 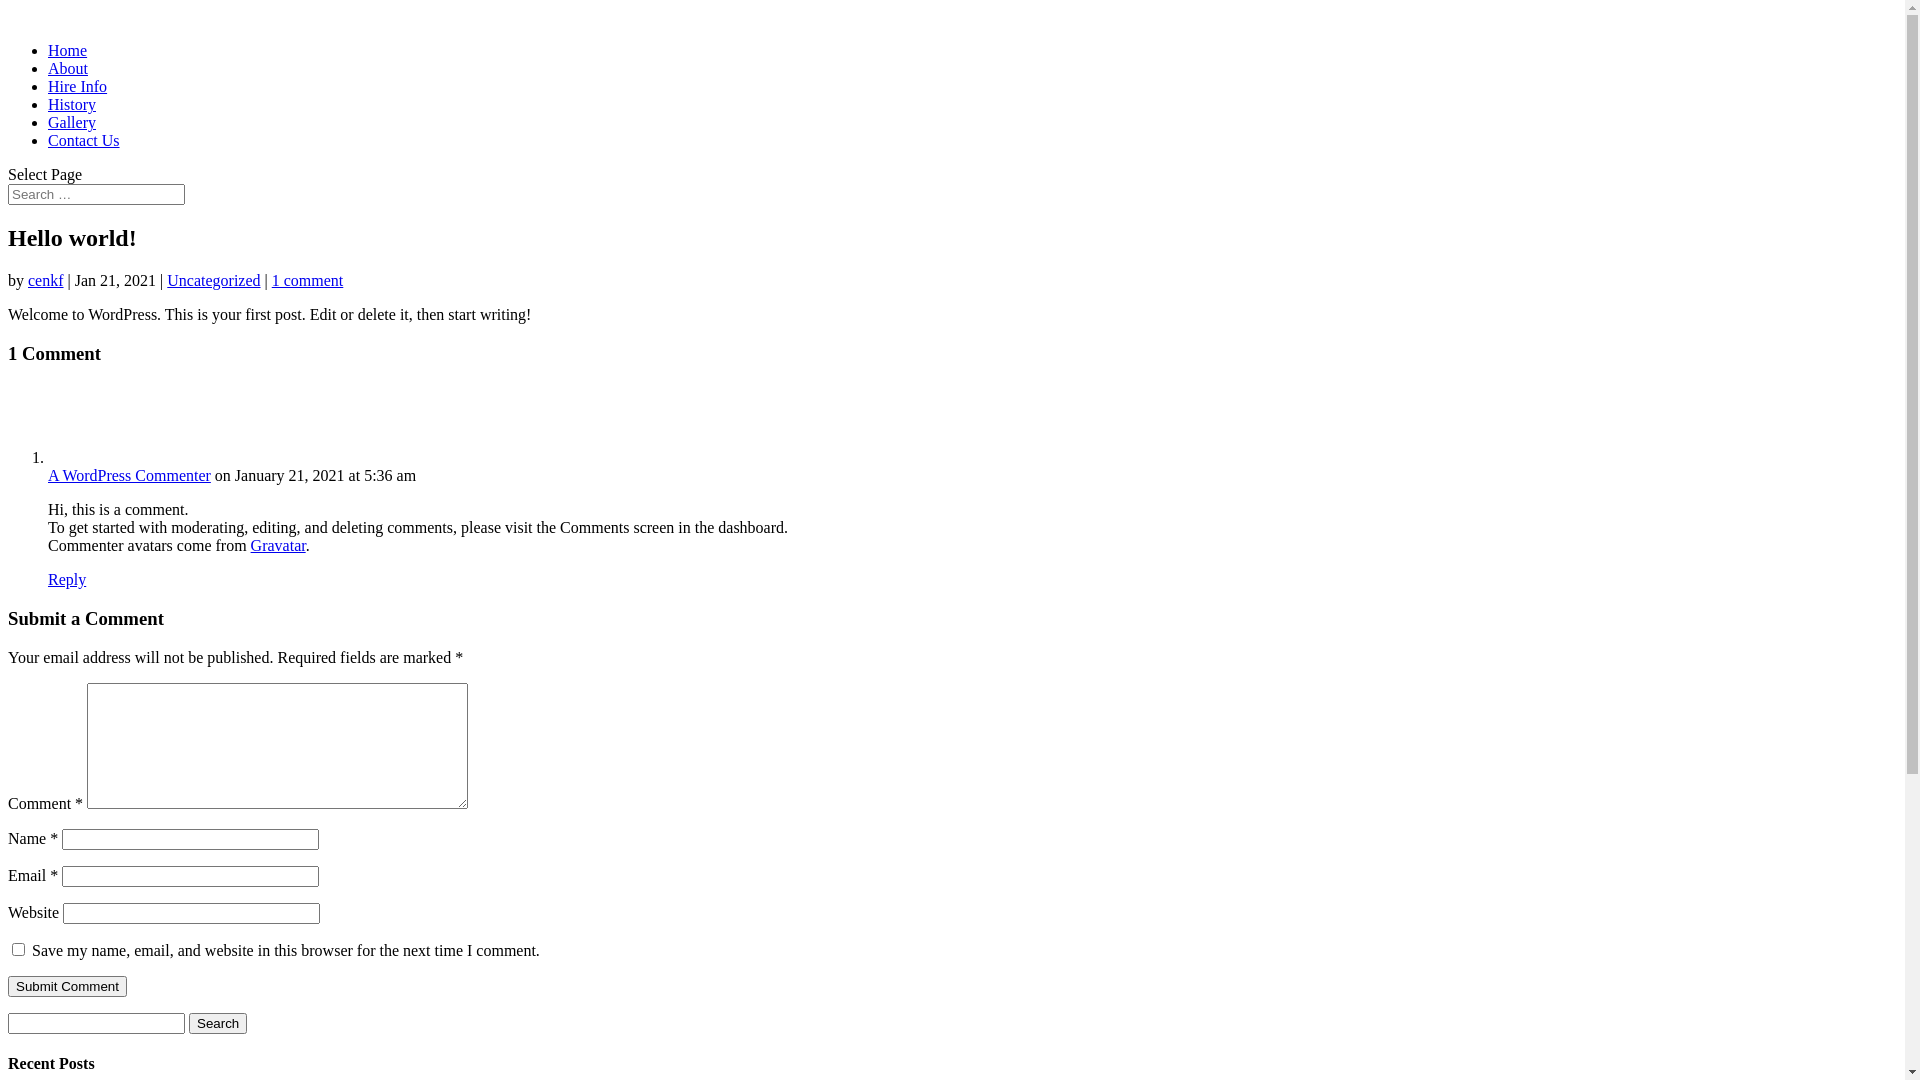 What do you see at coordinates (306, 280) in the screenshot?
I see `'1 comment'` at bounding box center [306, 280].